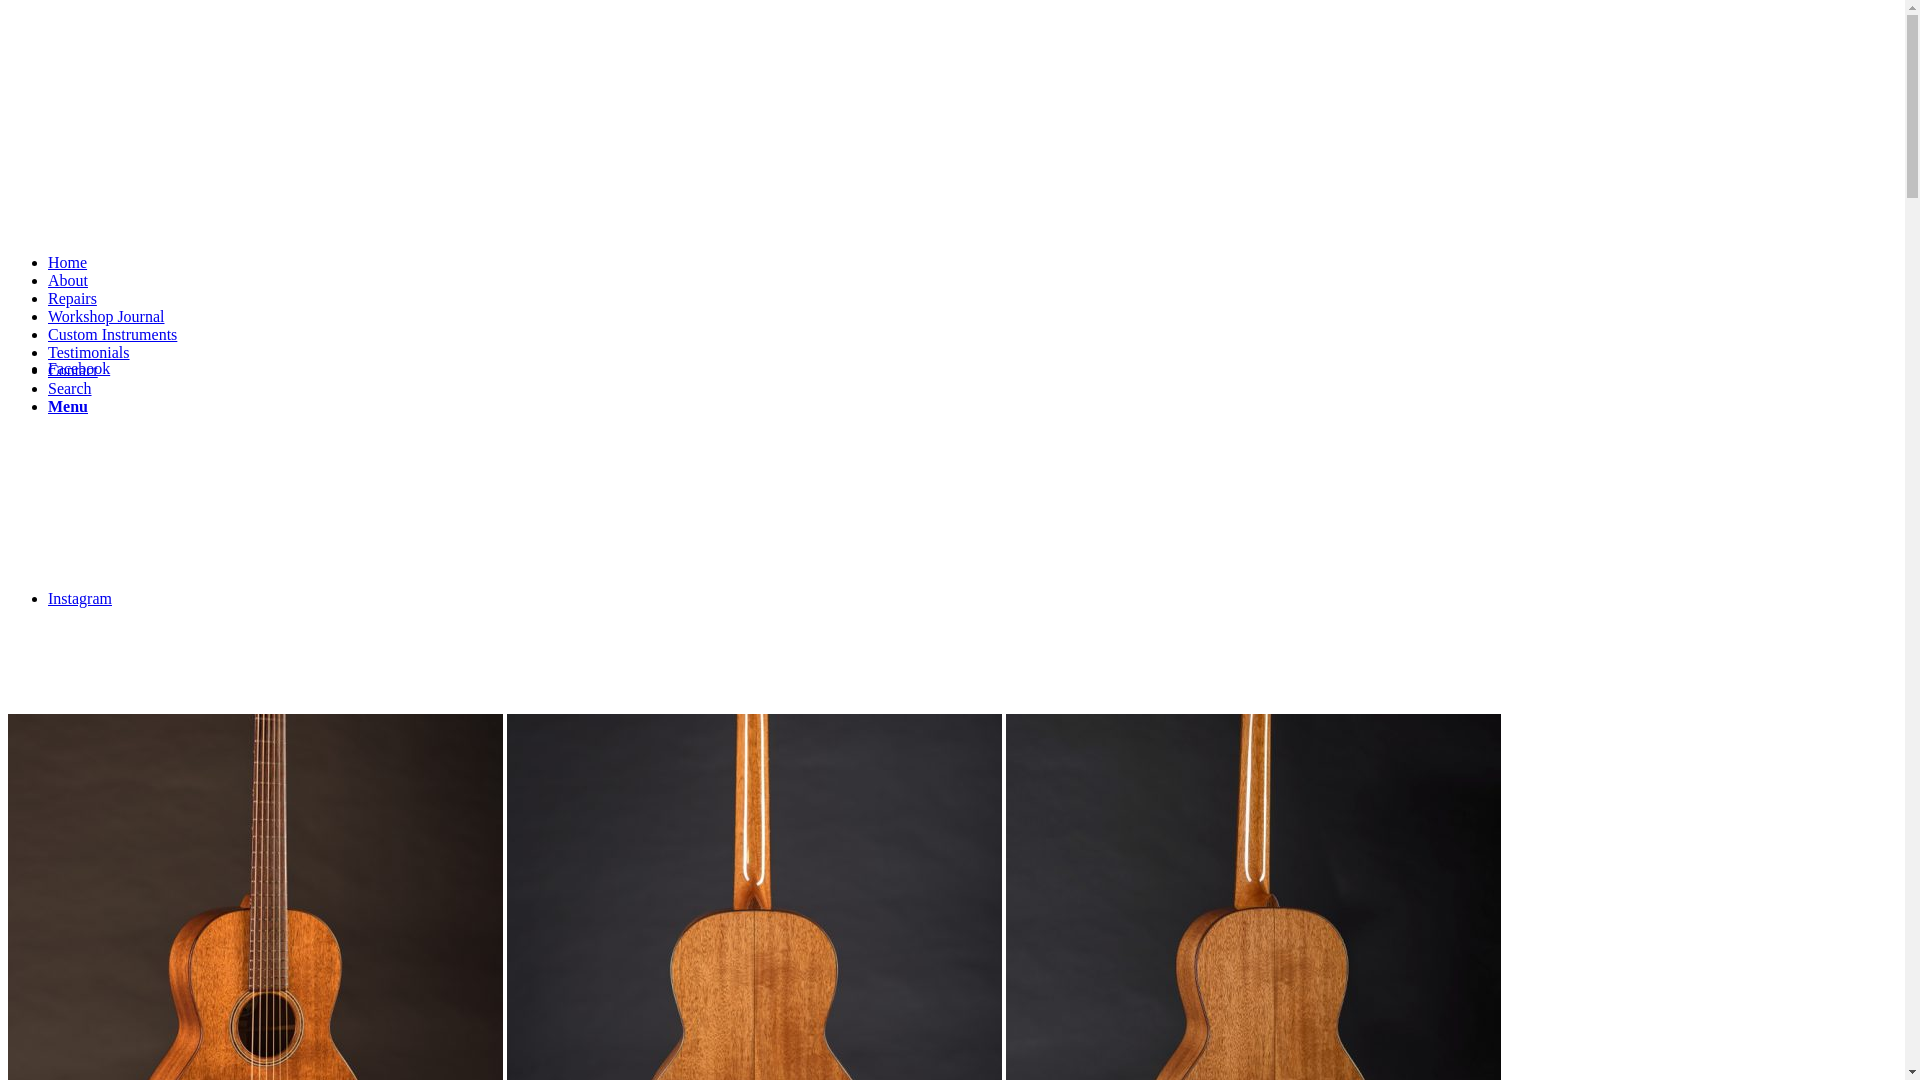 The width and height of the screenshot is (1920, 1080). I want to click on 'Search', so click(48, 388).